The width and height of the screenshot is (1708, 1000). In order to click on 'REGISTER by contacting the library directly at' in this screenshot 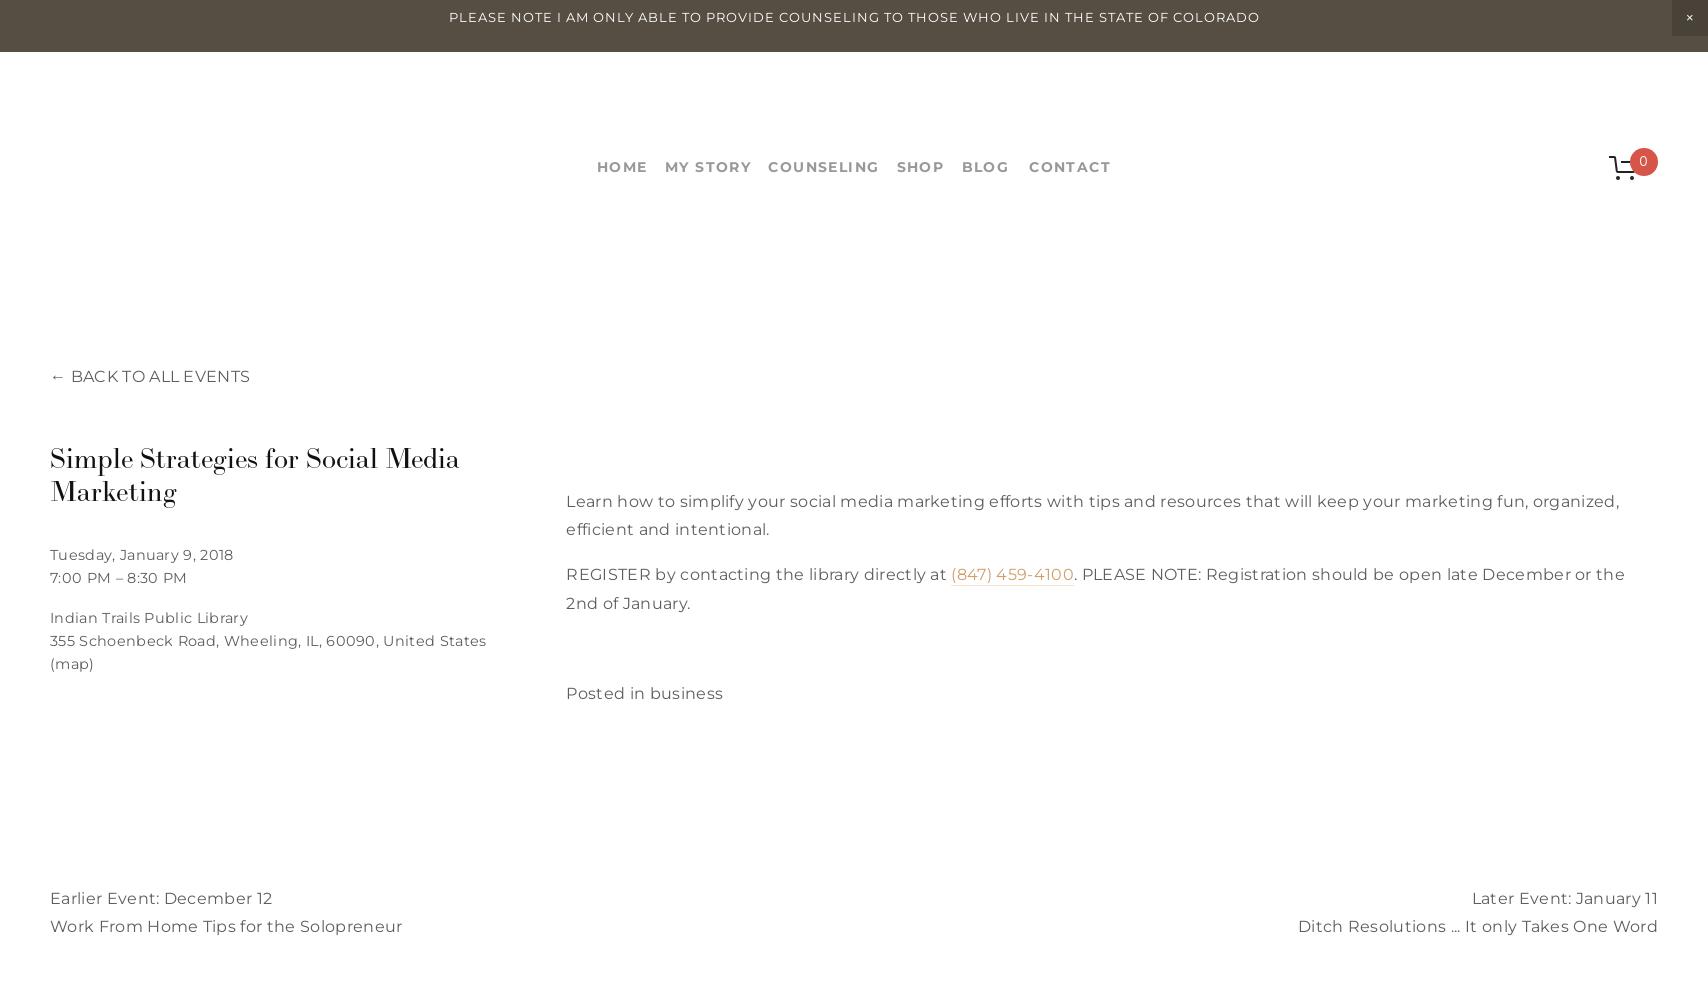, I will do `click(566, 573)`.